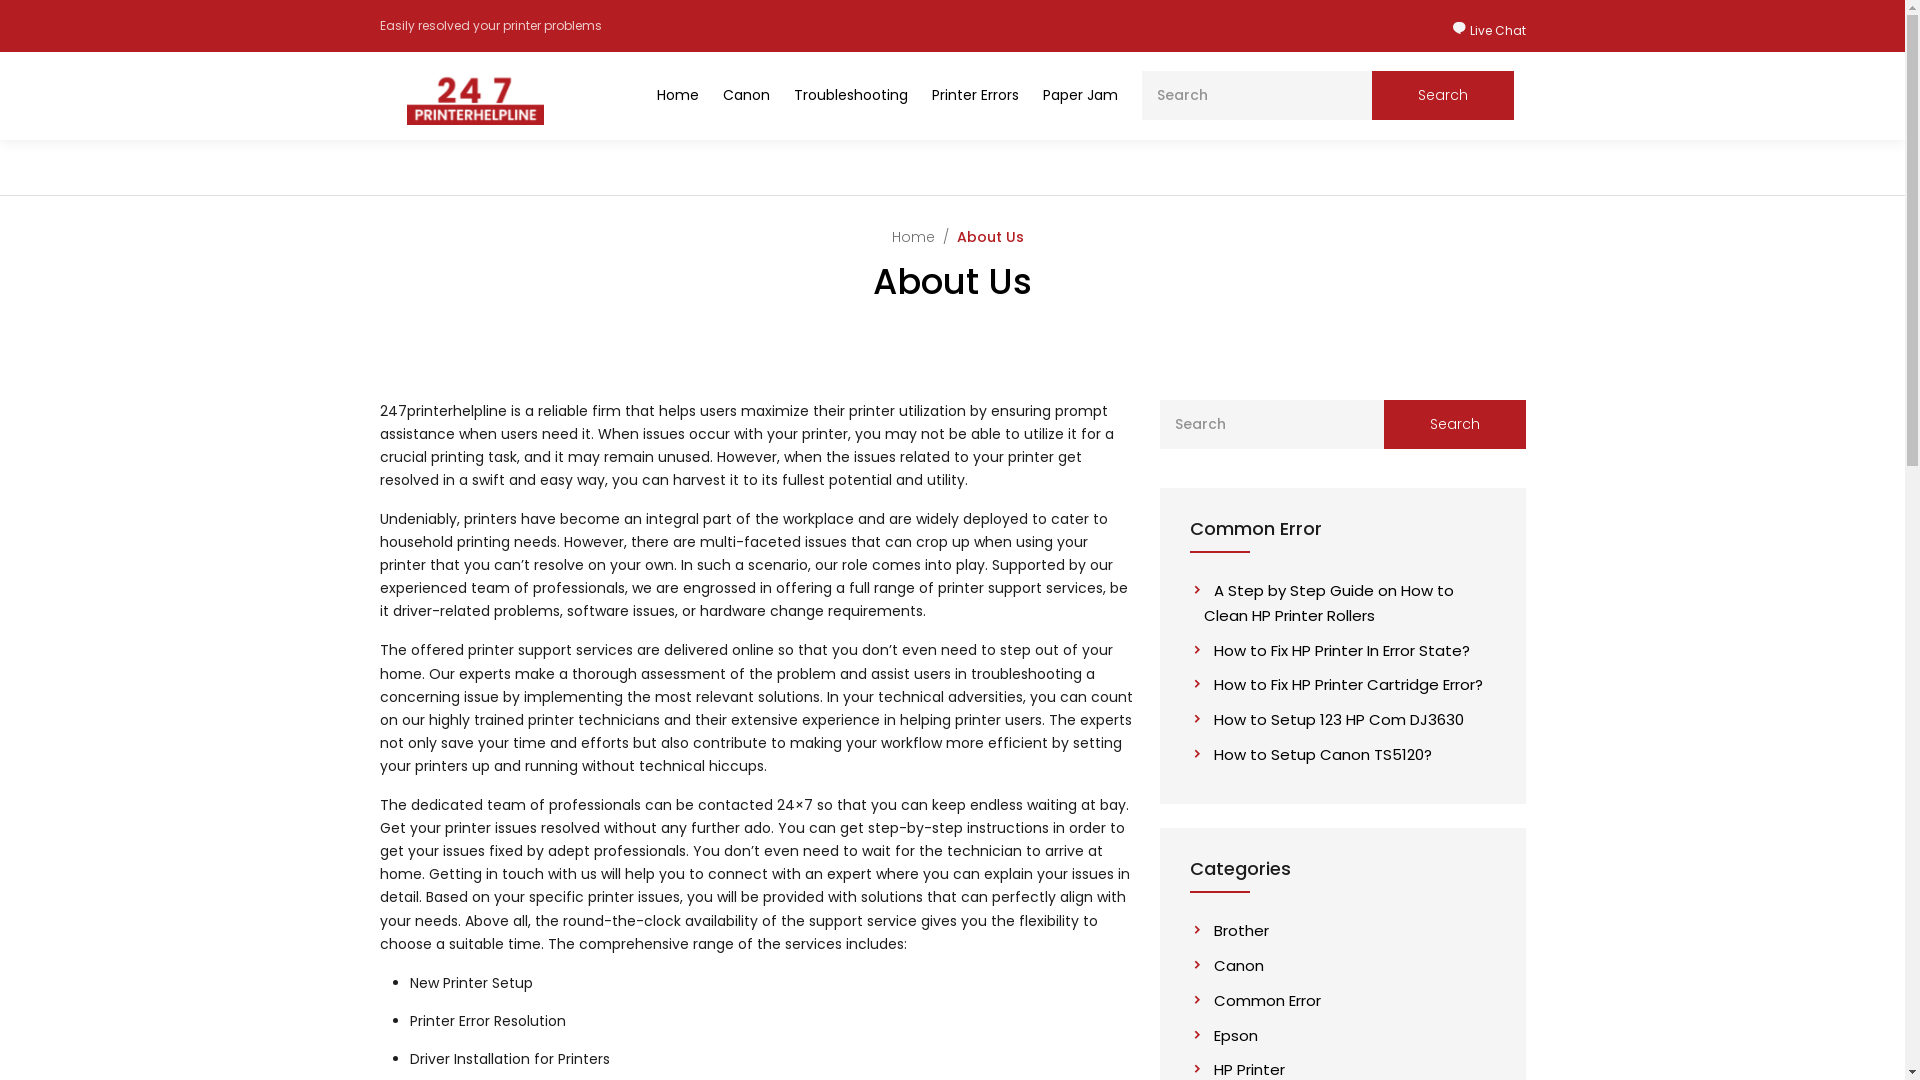 This screenshot has width=1920, height=1080. Describe the element at coordinates (1337, 650) in the screenshot. I see `'How to Fix HP Printer In Error State?'` at that location.